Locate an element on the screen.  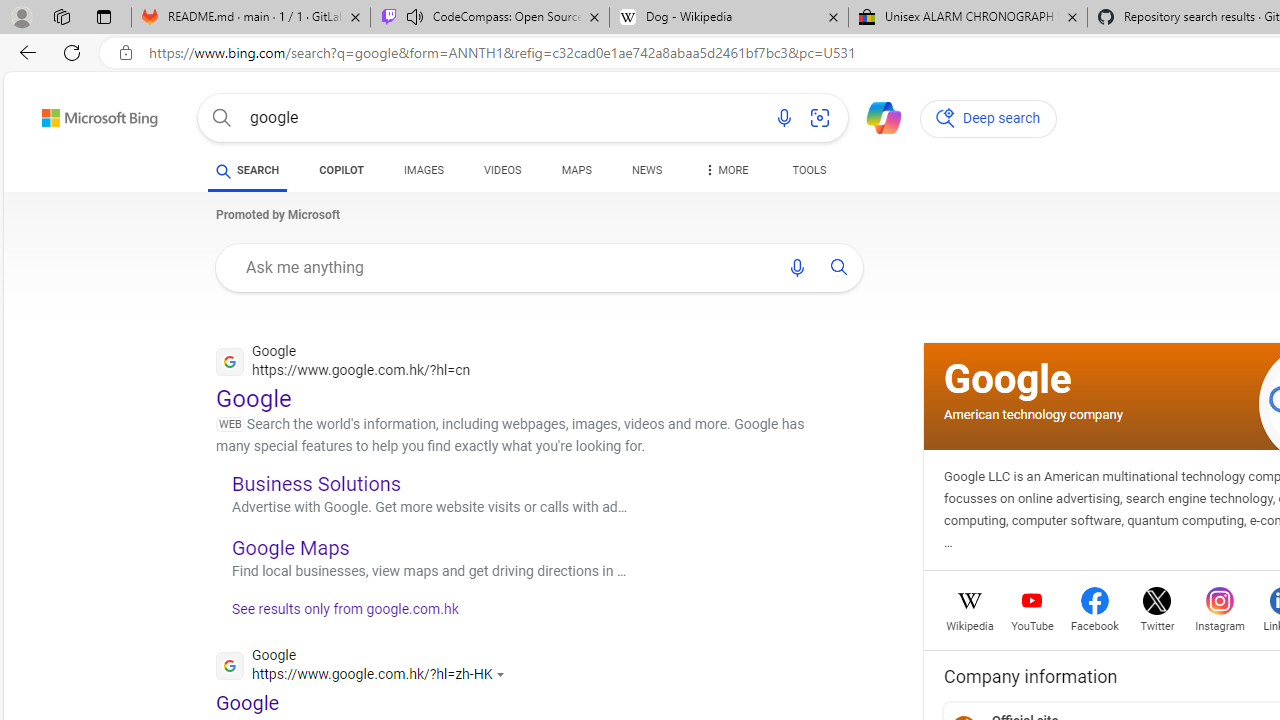
'Instagram' is located at coordinates (1218, 623).